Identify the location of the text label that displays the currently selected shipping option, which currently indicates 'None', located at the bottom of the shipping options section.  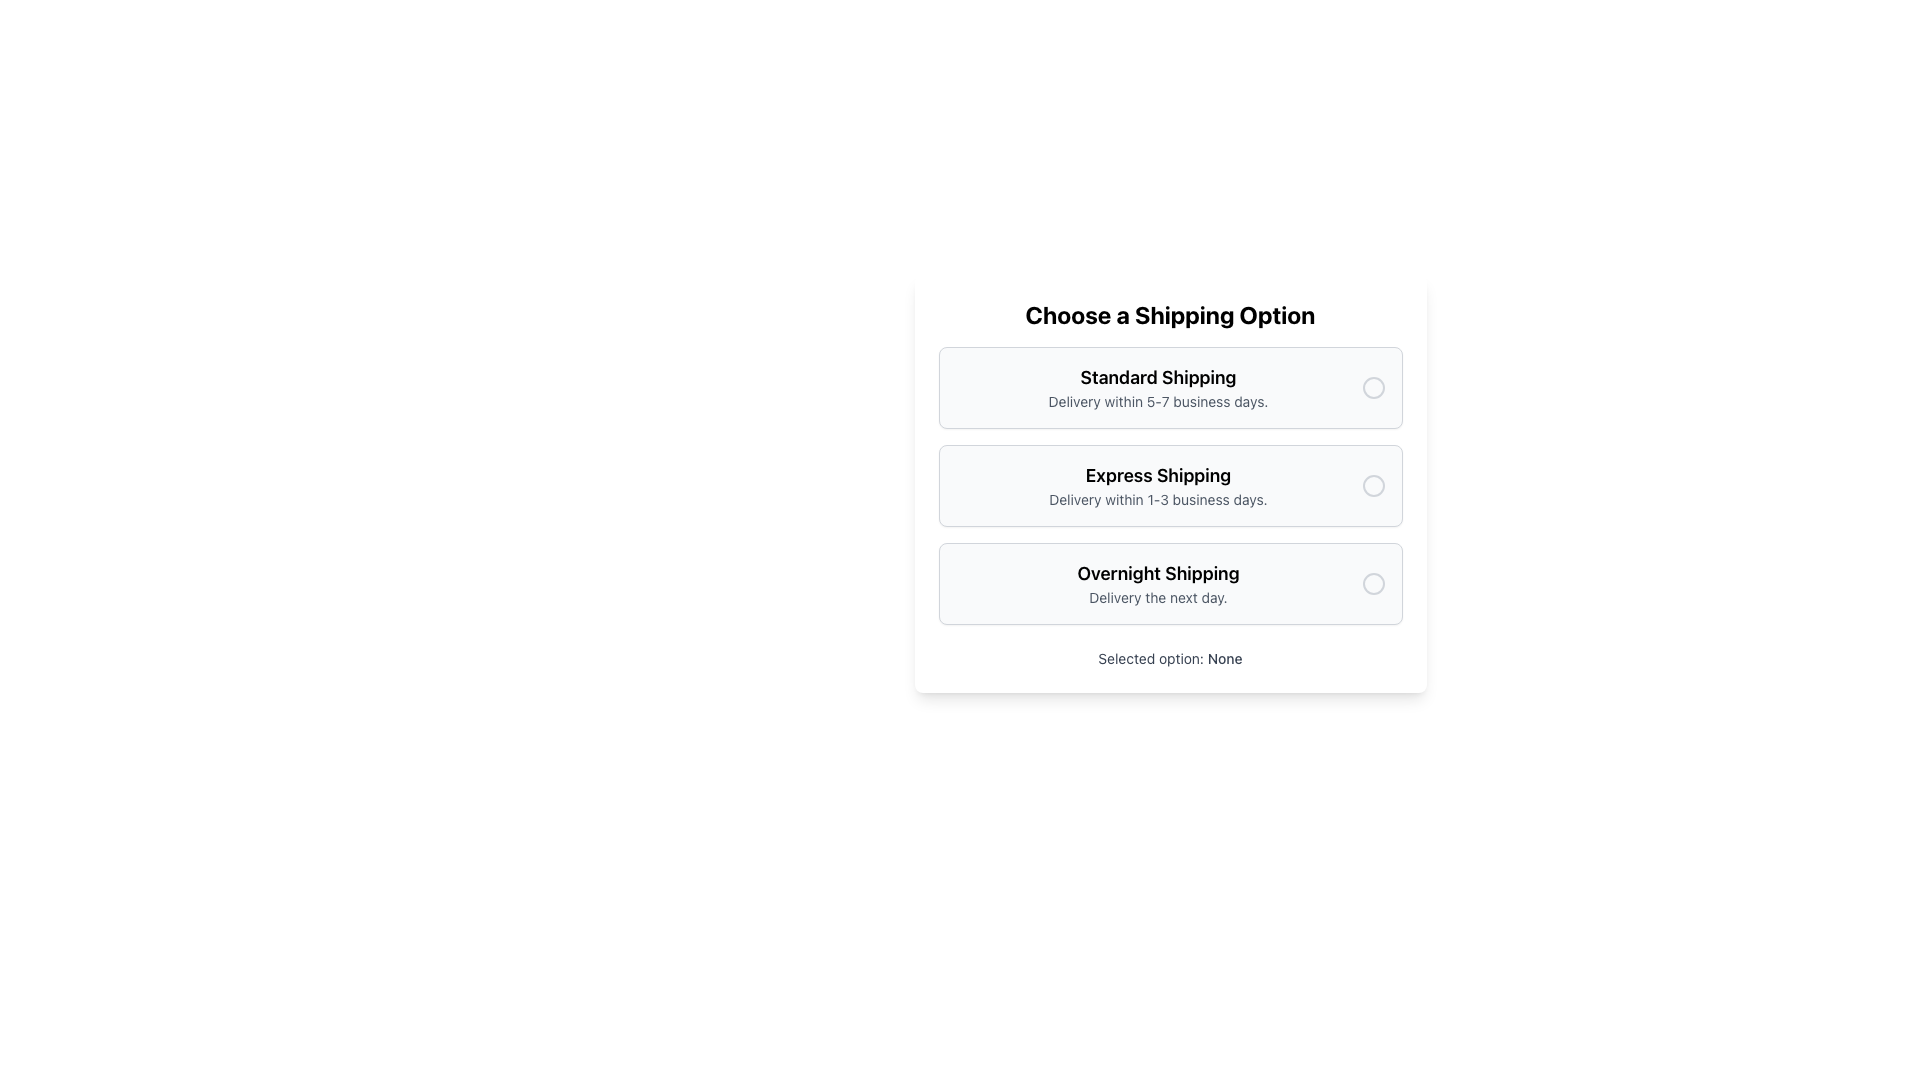
(1224, 658).